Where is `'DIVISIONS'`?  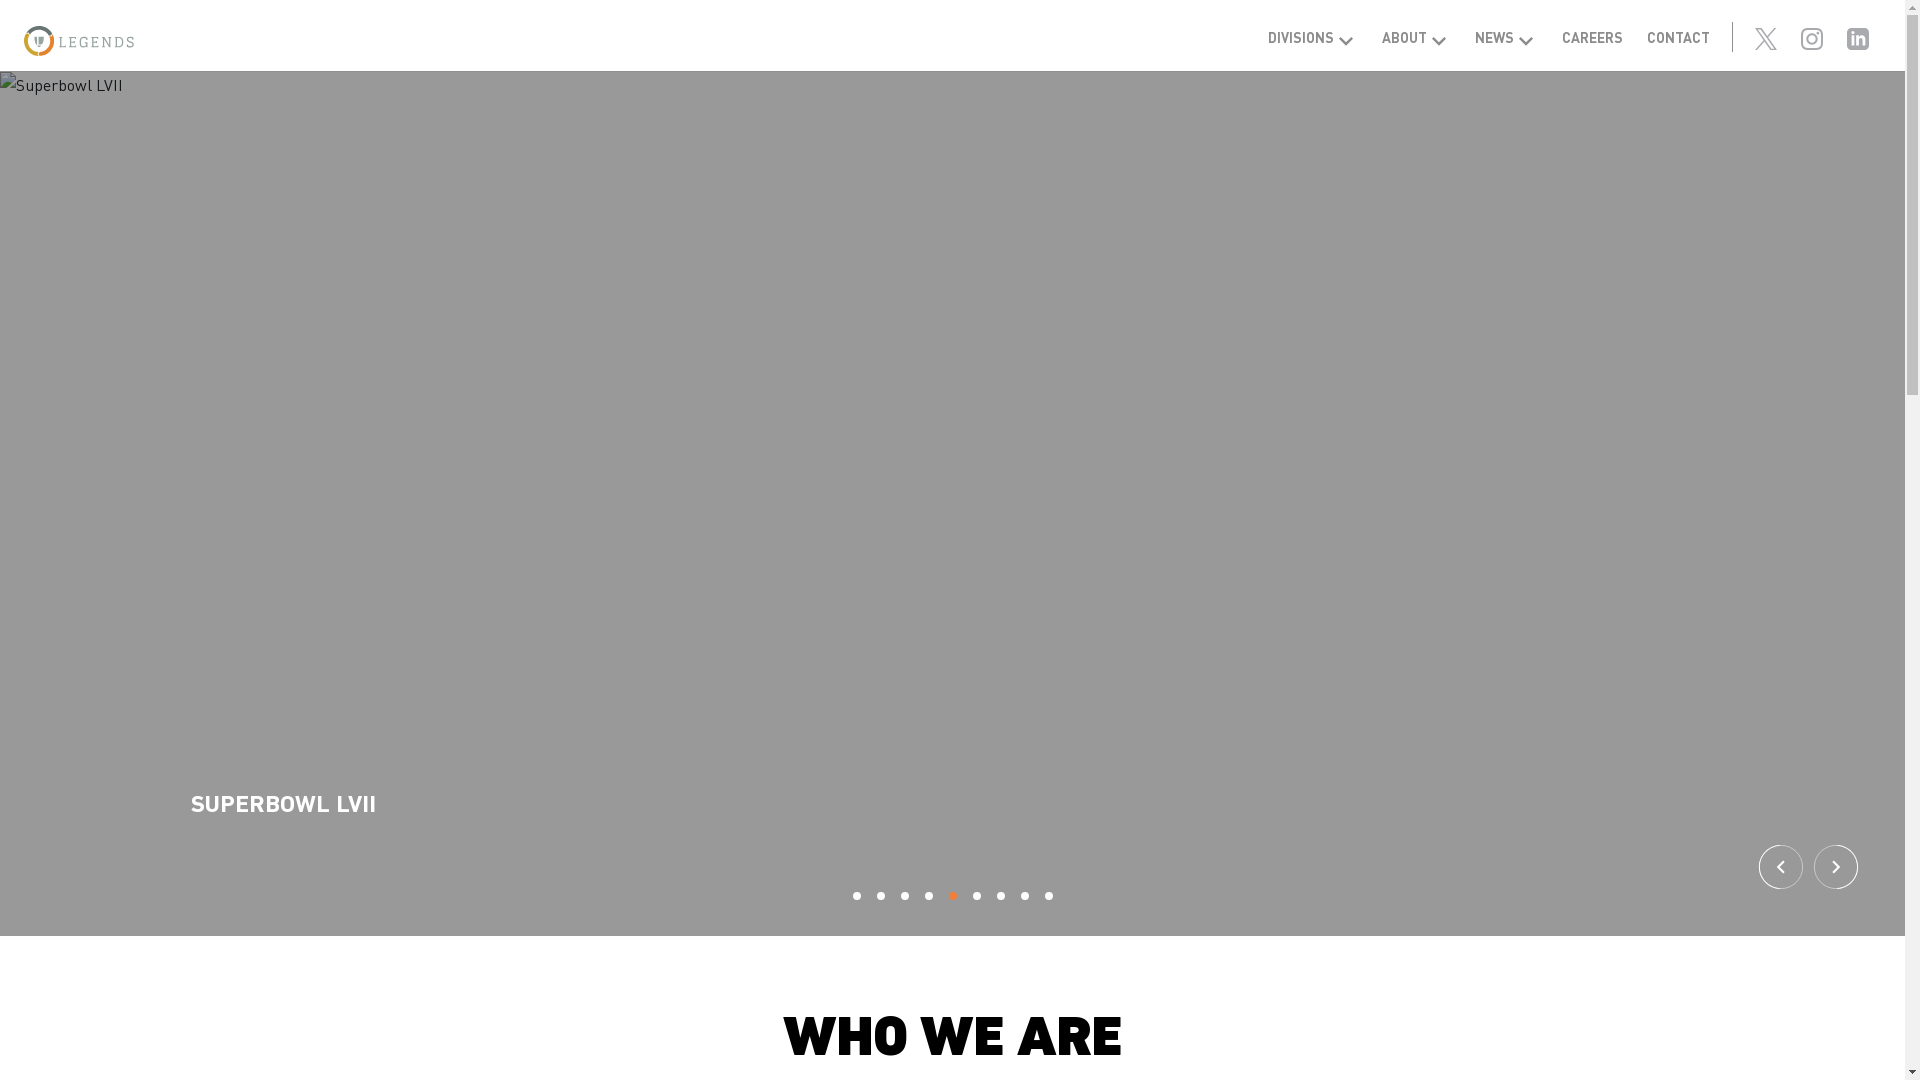 'DIVISIONS' is located at coordinates (1255, 37).